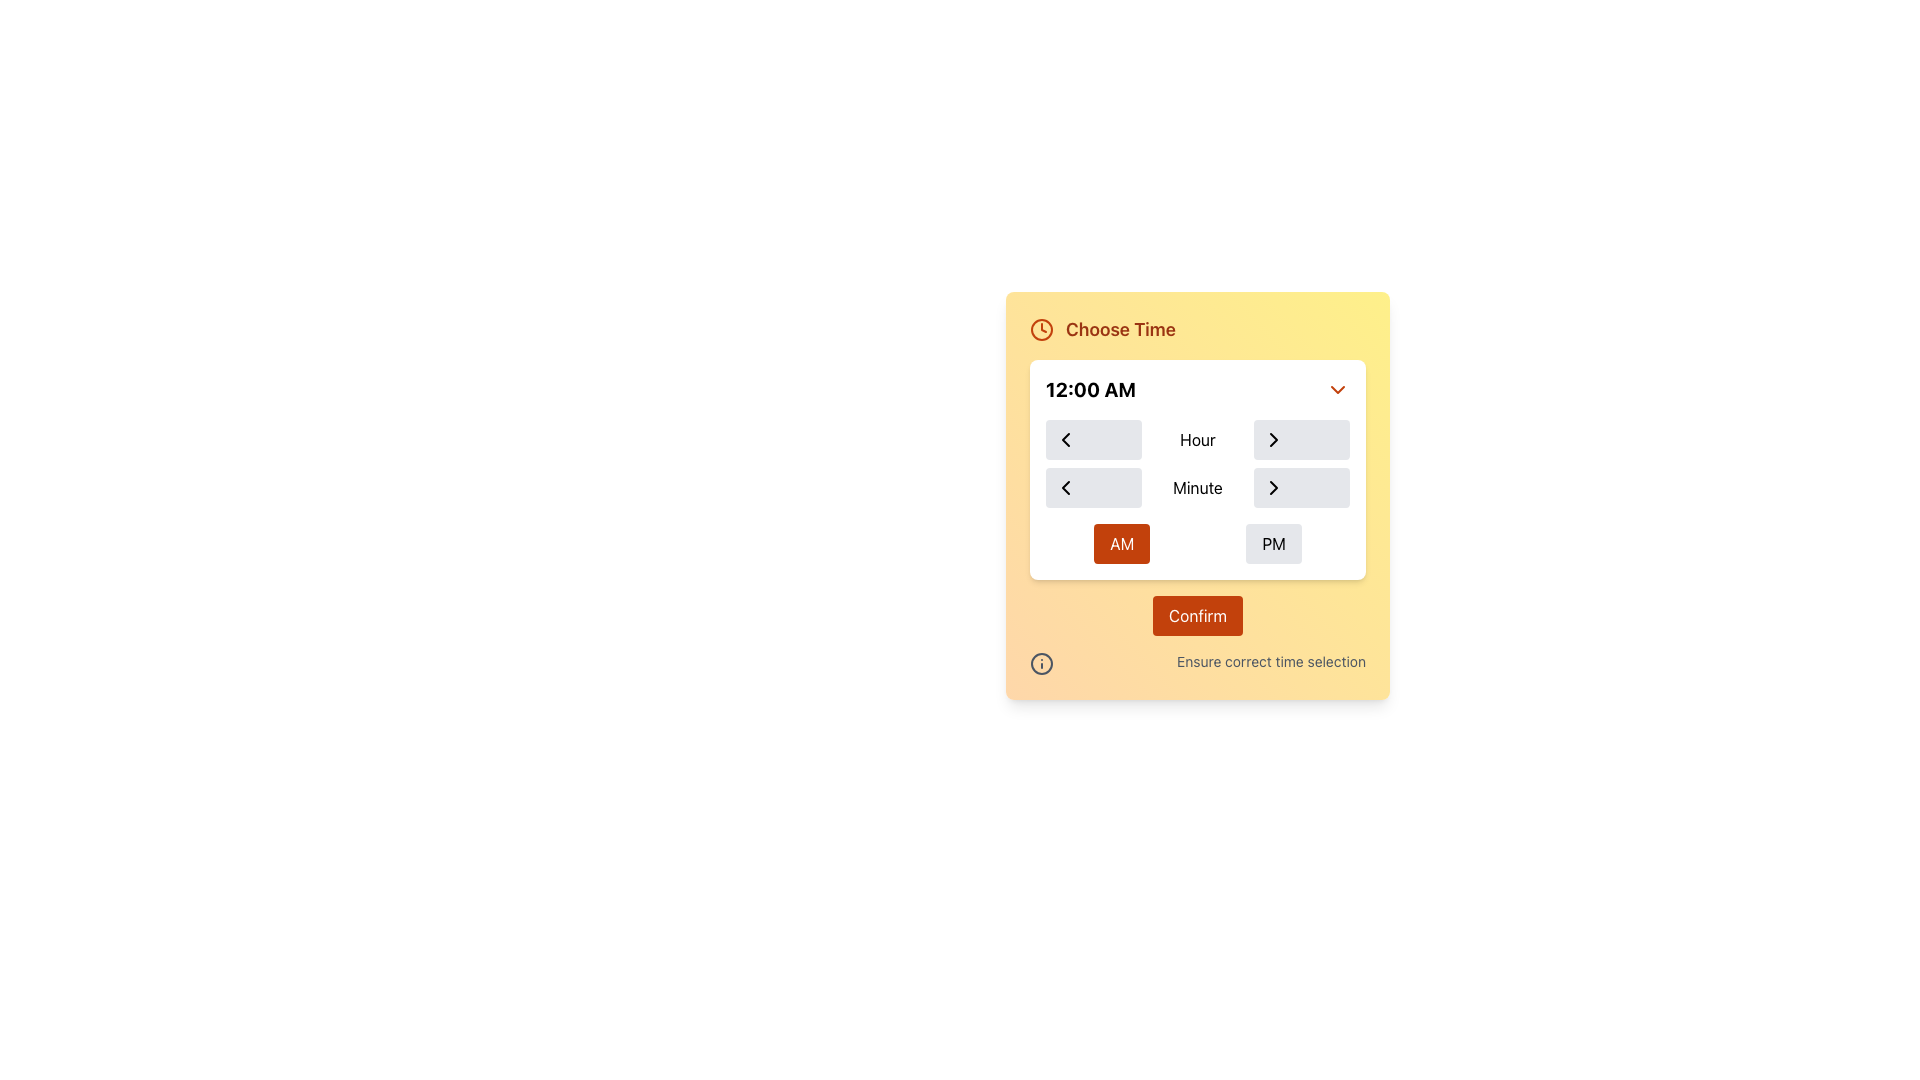  What do you see at coordinates (1272, 488) in the screenshot?
I see `the right-facing chevron button used to increment the 'Minute' field in the time-selection interface` at bounding box center [1272, 488].